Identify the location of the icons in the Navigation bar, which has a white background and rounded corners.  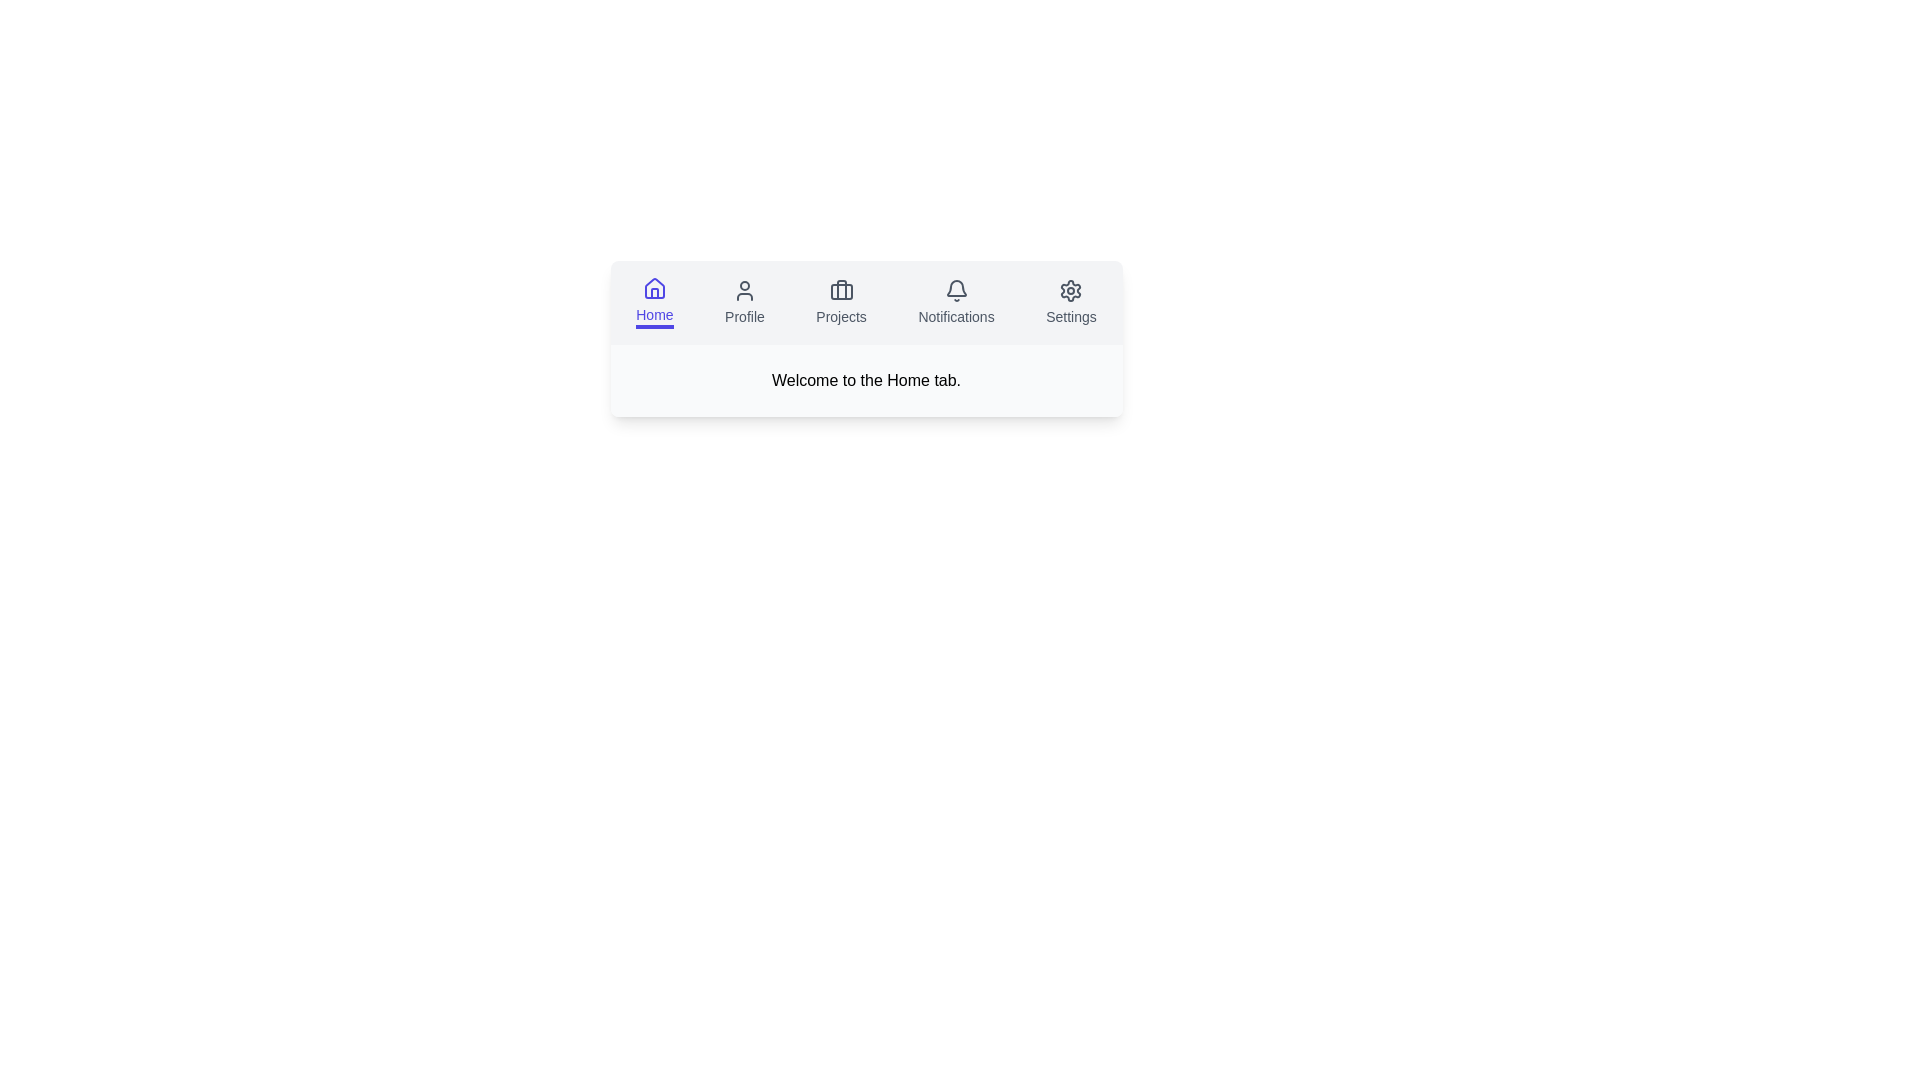
(866, 338).